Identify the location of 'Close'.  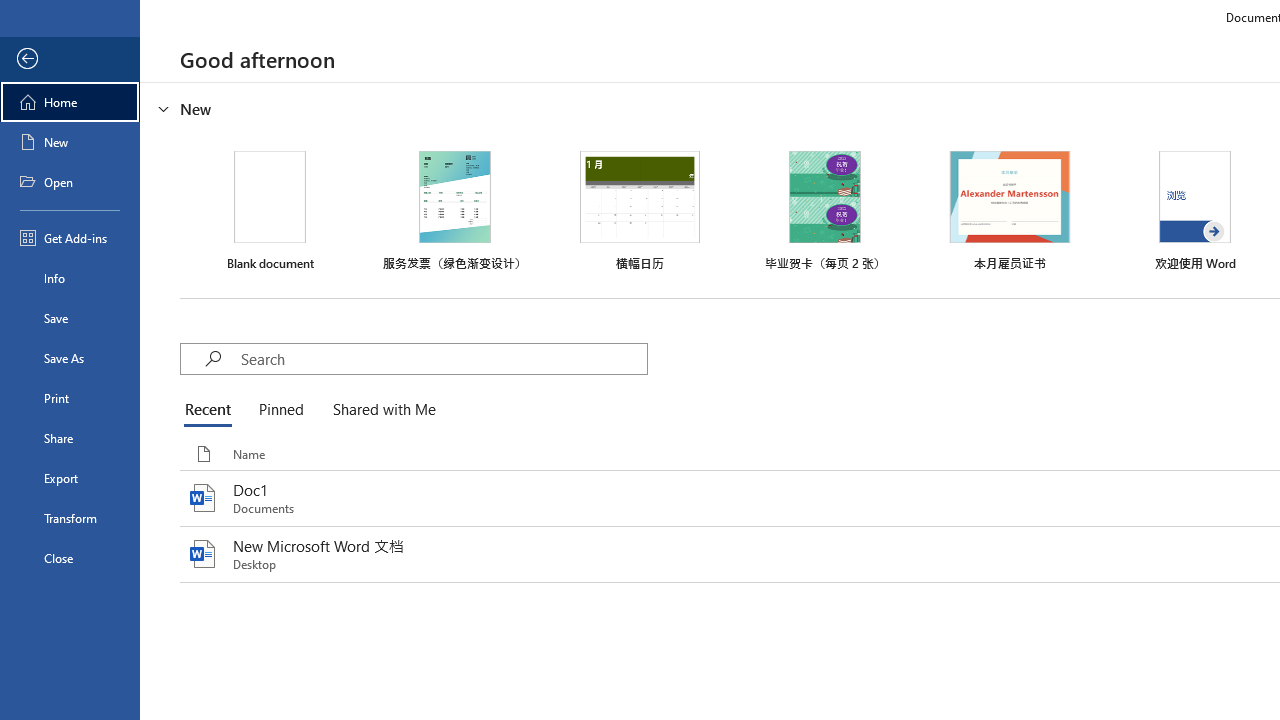
(69, 558).